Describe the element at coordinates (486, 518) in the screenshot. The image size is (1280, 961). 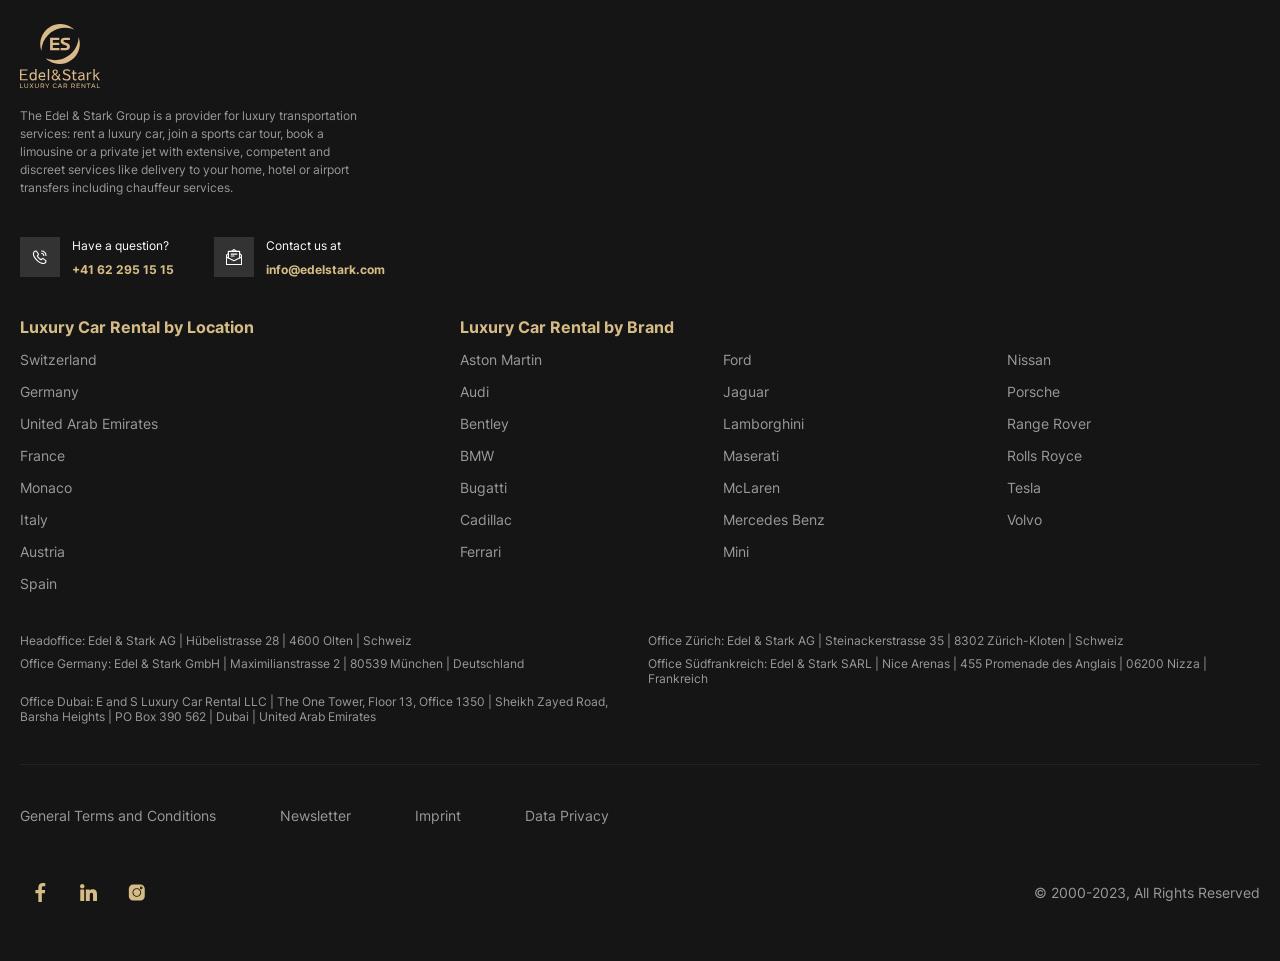
I see `'Cadillac'` at that location.